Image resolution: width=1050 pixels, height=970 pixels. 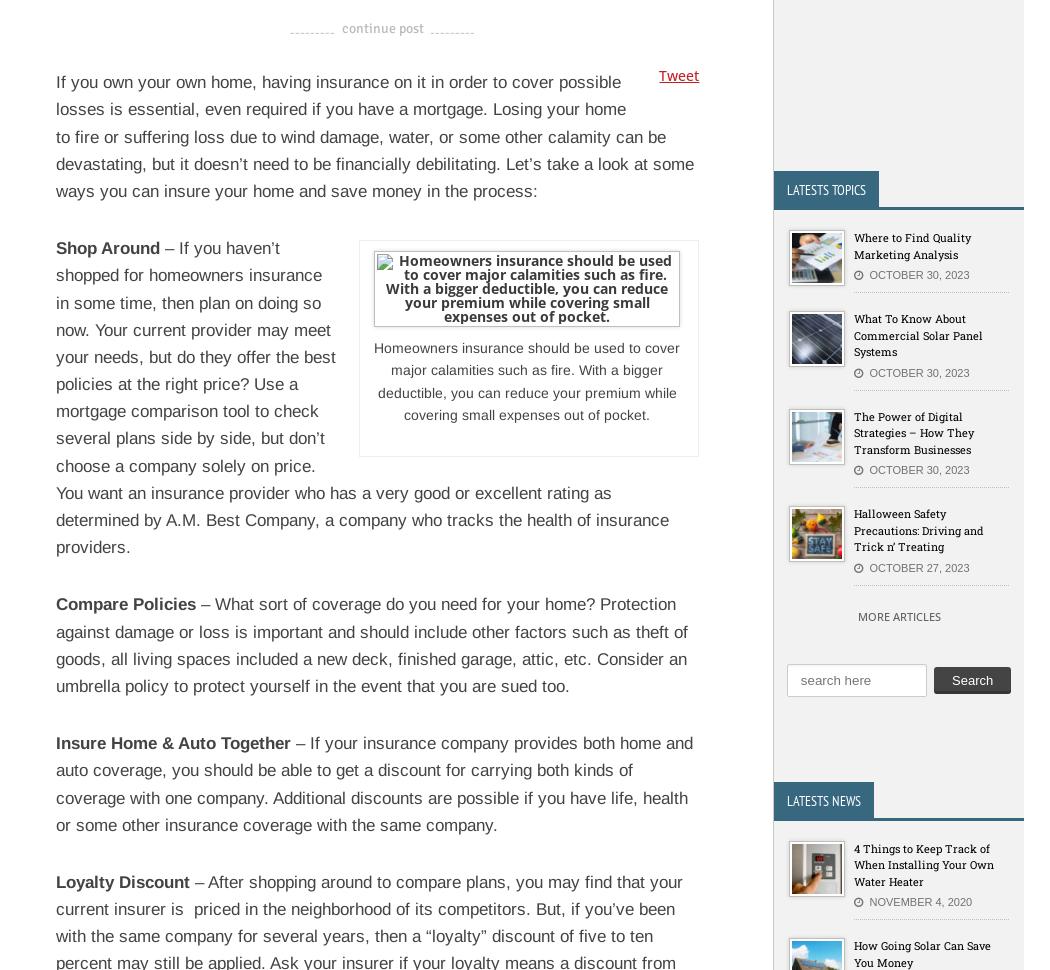 What do you see at coordinates (173, 742) in the screenshot?
I see `'Insure Home & Auto Together'` at bounding box center [173, 742].